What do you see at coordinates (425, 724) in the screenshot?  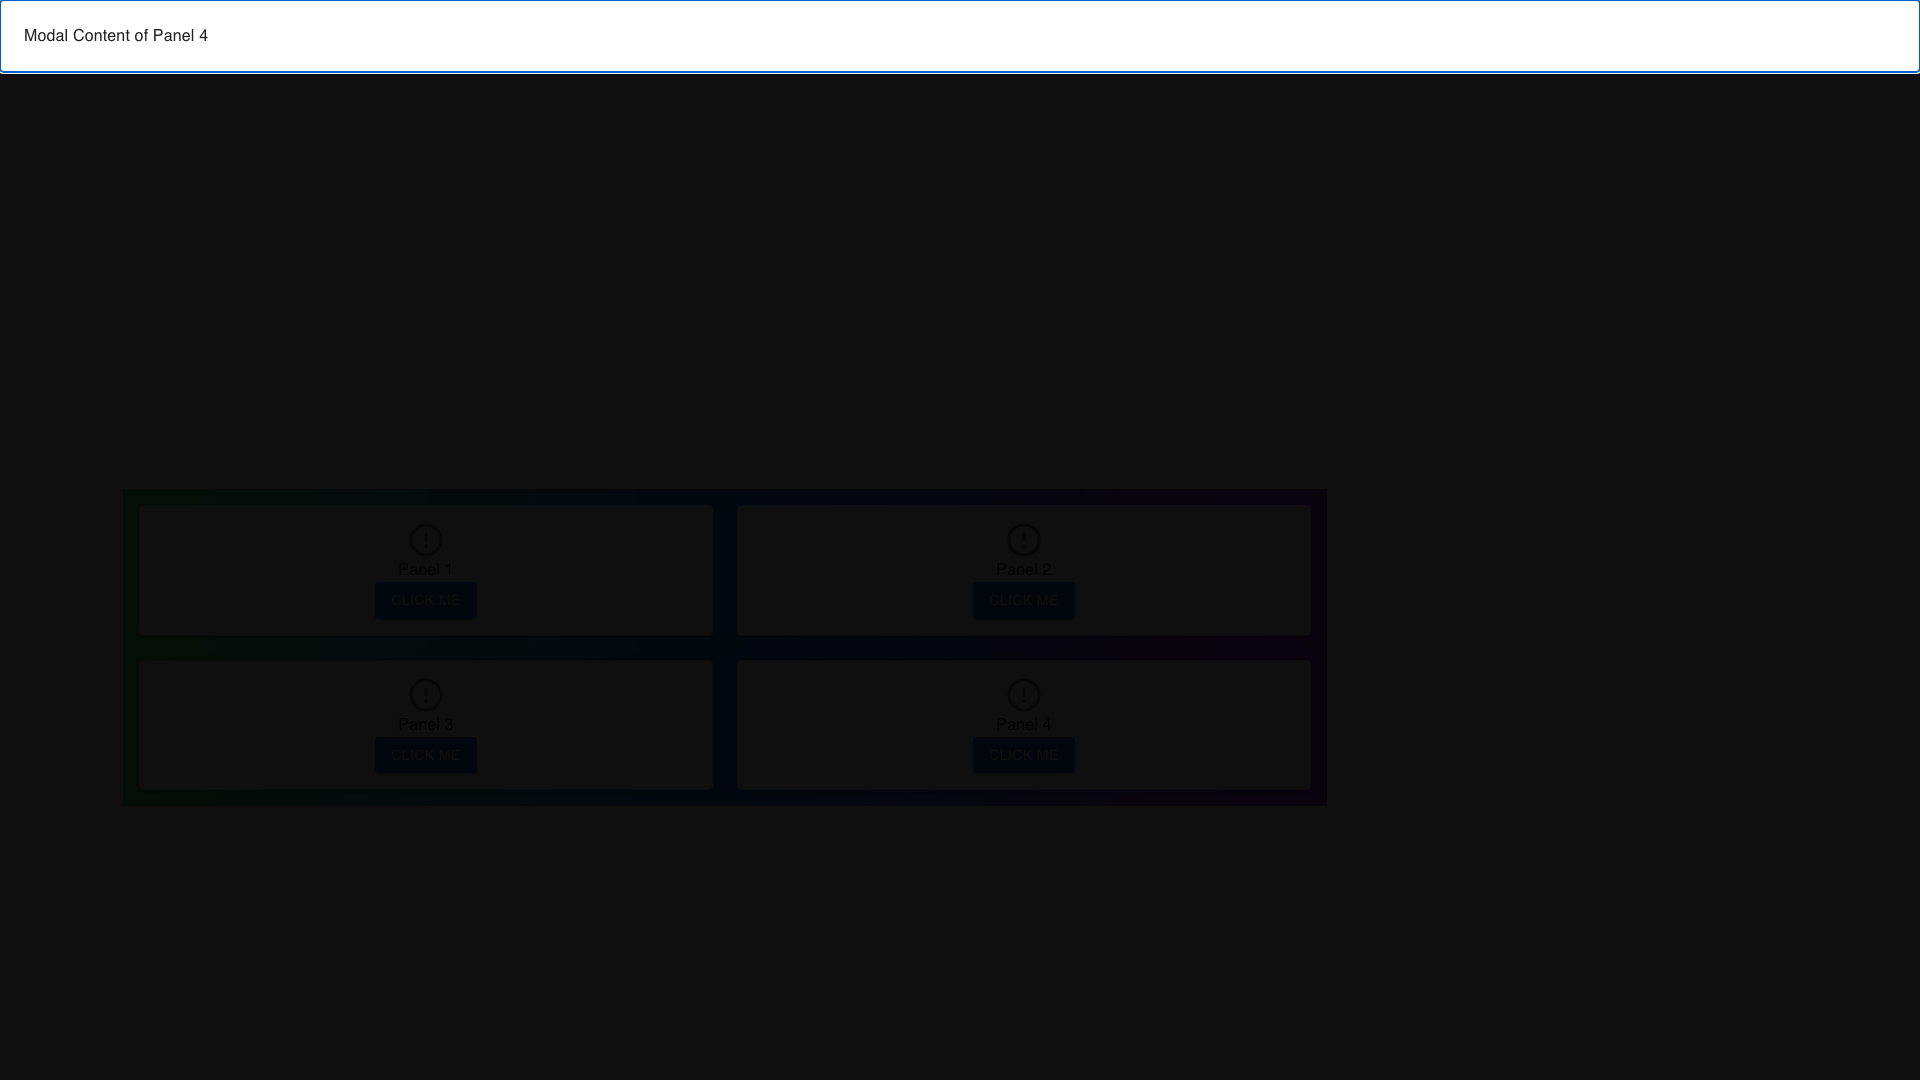 I see `the blue button labeled 'Click Me' located at the bottom of the Panel titled 'Panel 3' in the lower left quadrant of the layout` at bounding box center [425, 724].